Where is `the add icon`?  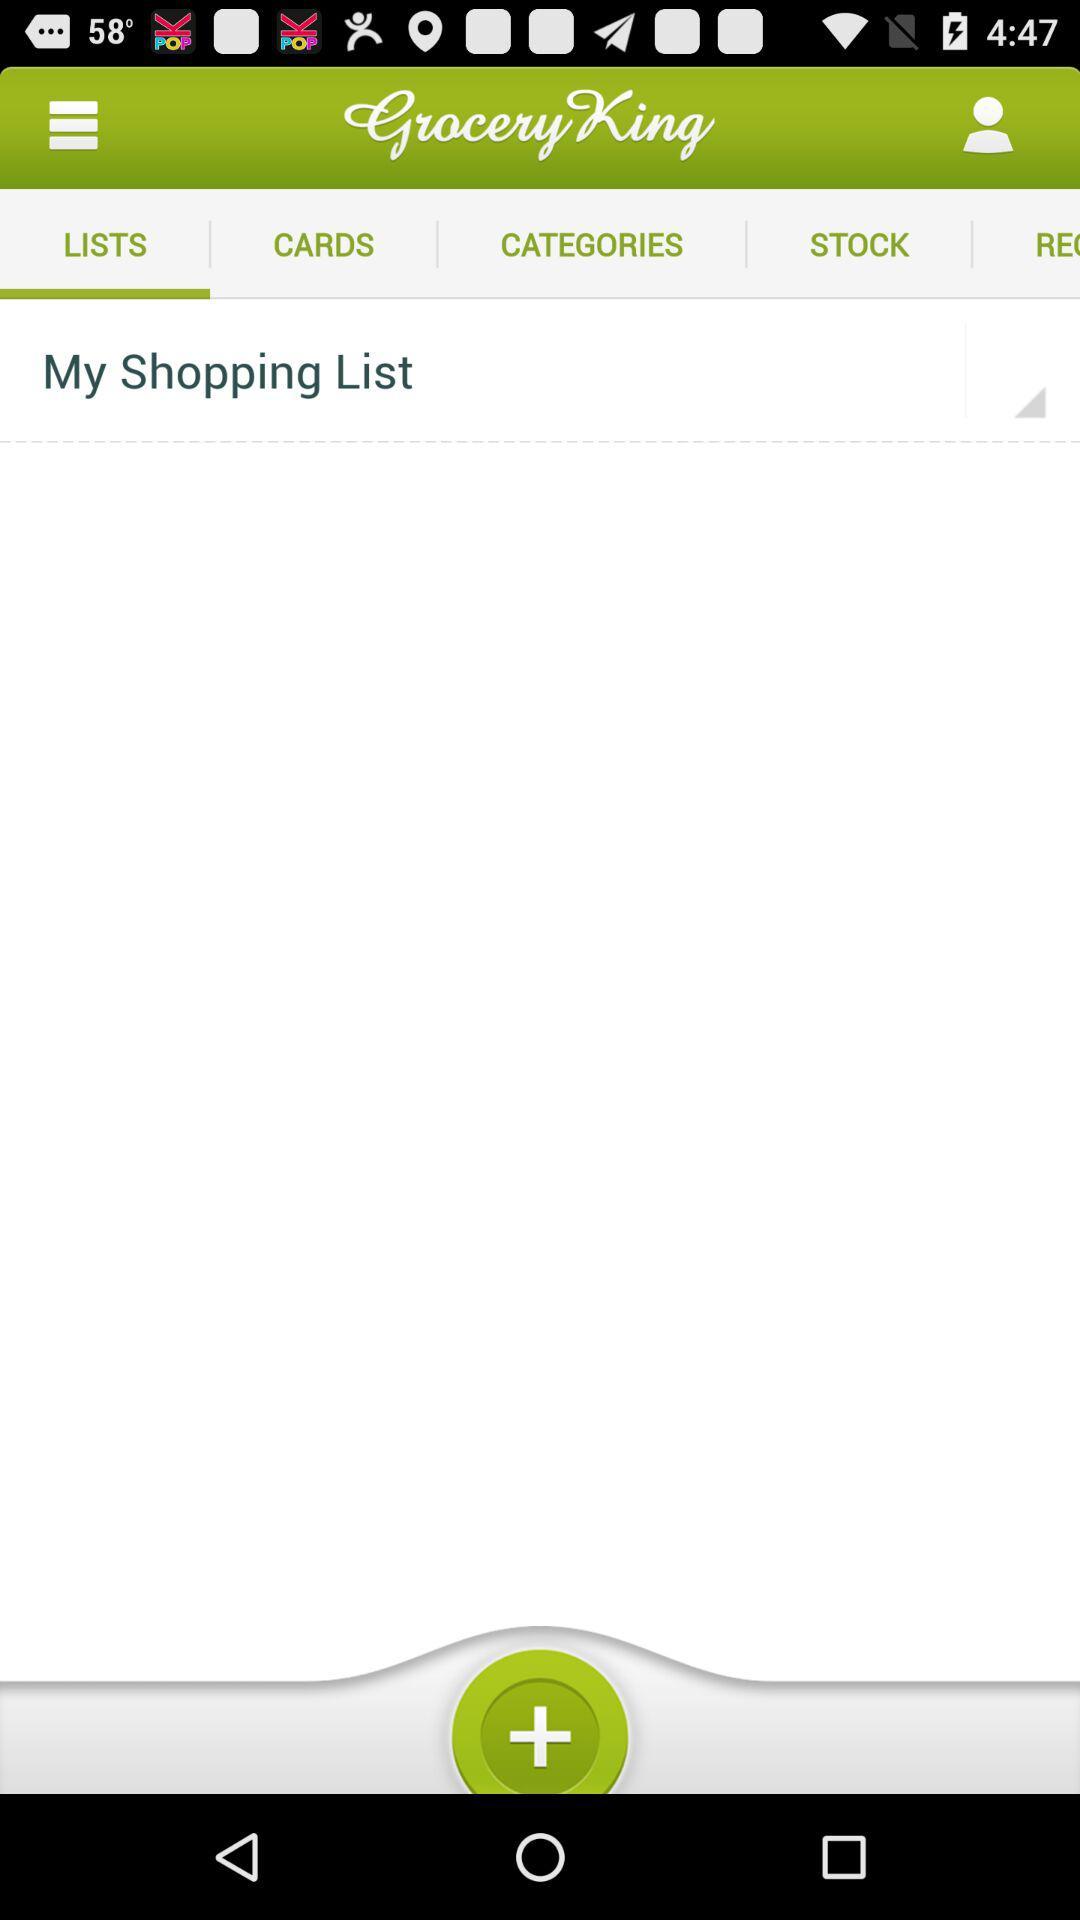 the add icon is located at coordinates (540, 1818).